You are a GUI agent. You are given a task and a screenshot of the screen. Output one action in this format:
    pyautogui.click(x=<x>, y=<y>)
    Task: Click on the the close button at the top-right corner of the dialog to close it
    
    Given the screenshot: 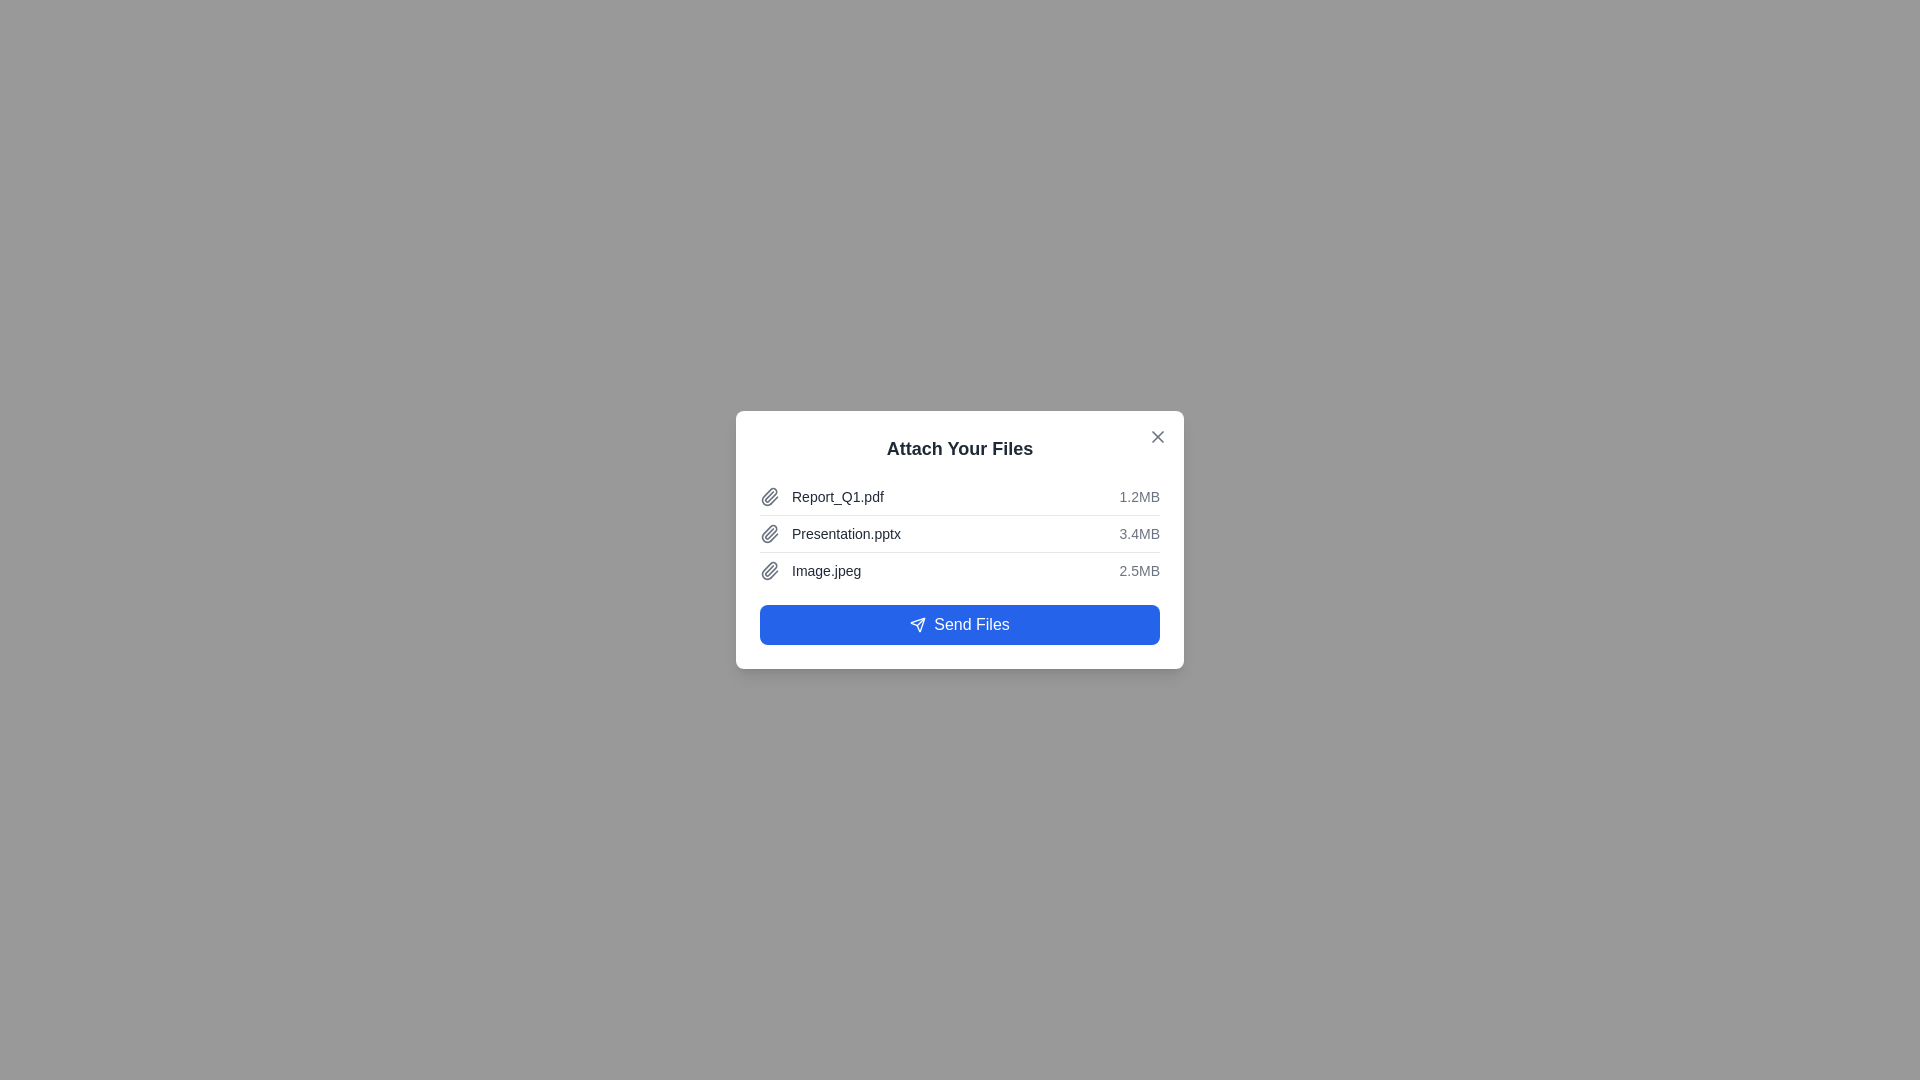 What is the action you would take?
    pyautogui.click(x=1157, y=435)
    